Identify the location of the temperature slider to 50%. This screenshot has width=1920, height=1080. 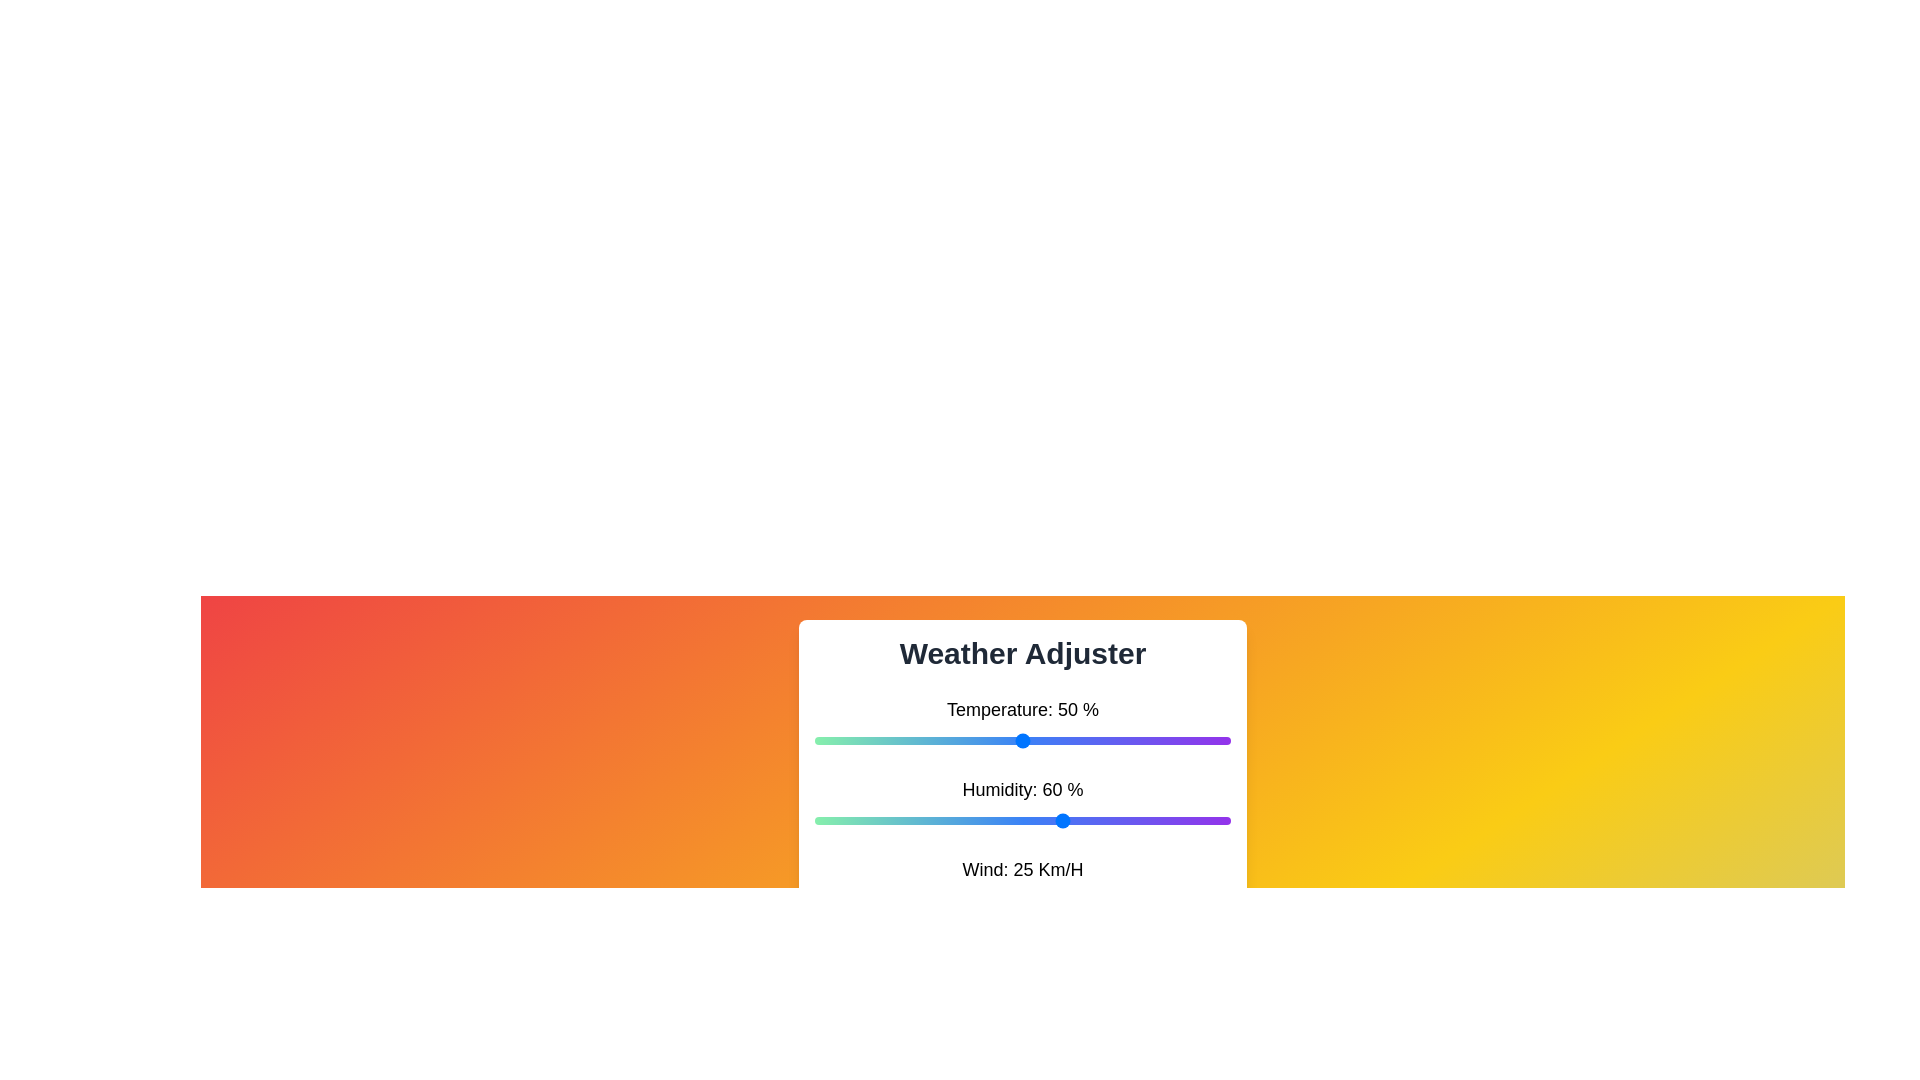
(1022, 740).